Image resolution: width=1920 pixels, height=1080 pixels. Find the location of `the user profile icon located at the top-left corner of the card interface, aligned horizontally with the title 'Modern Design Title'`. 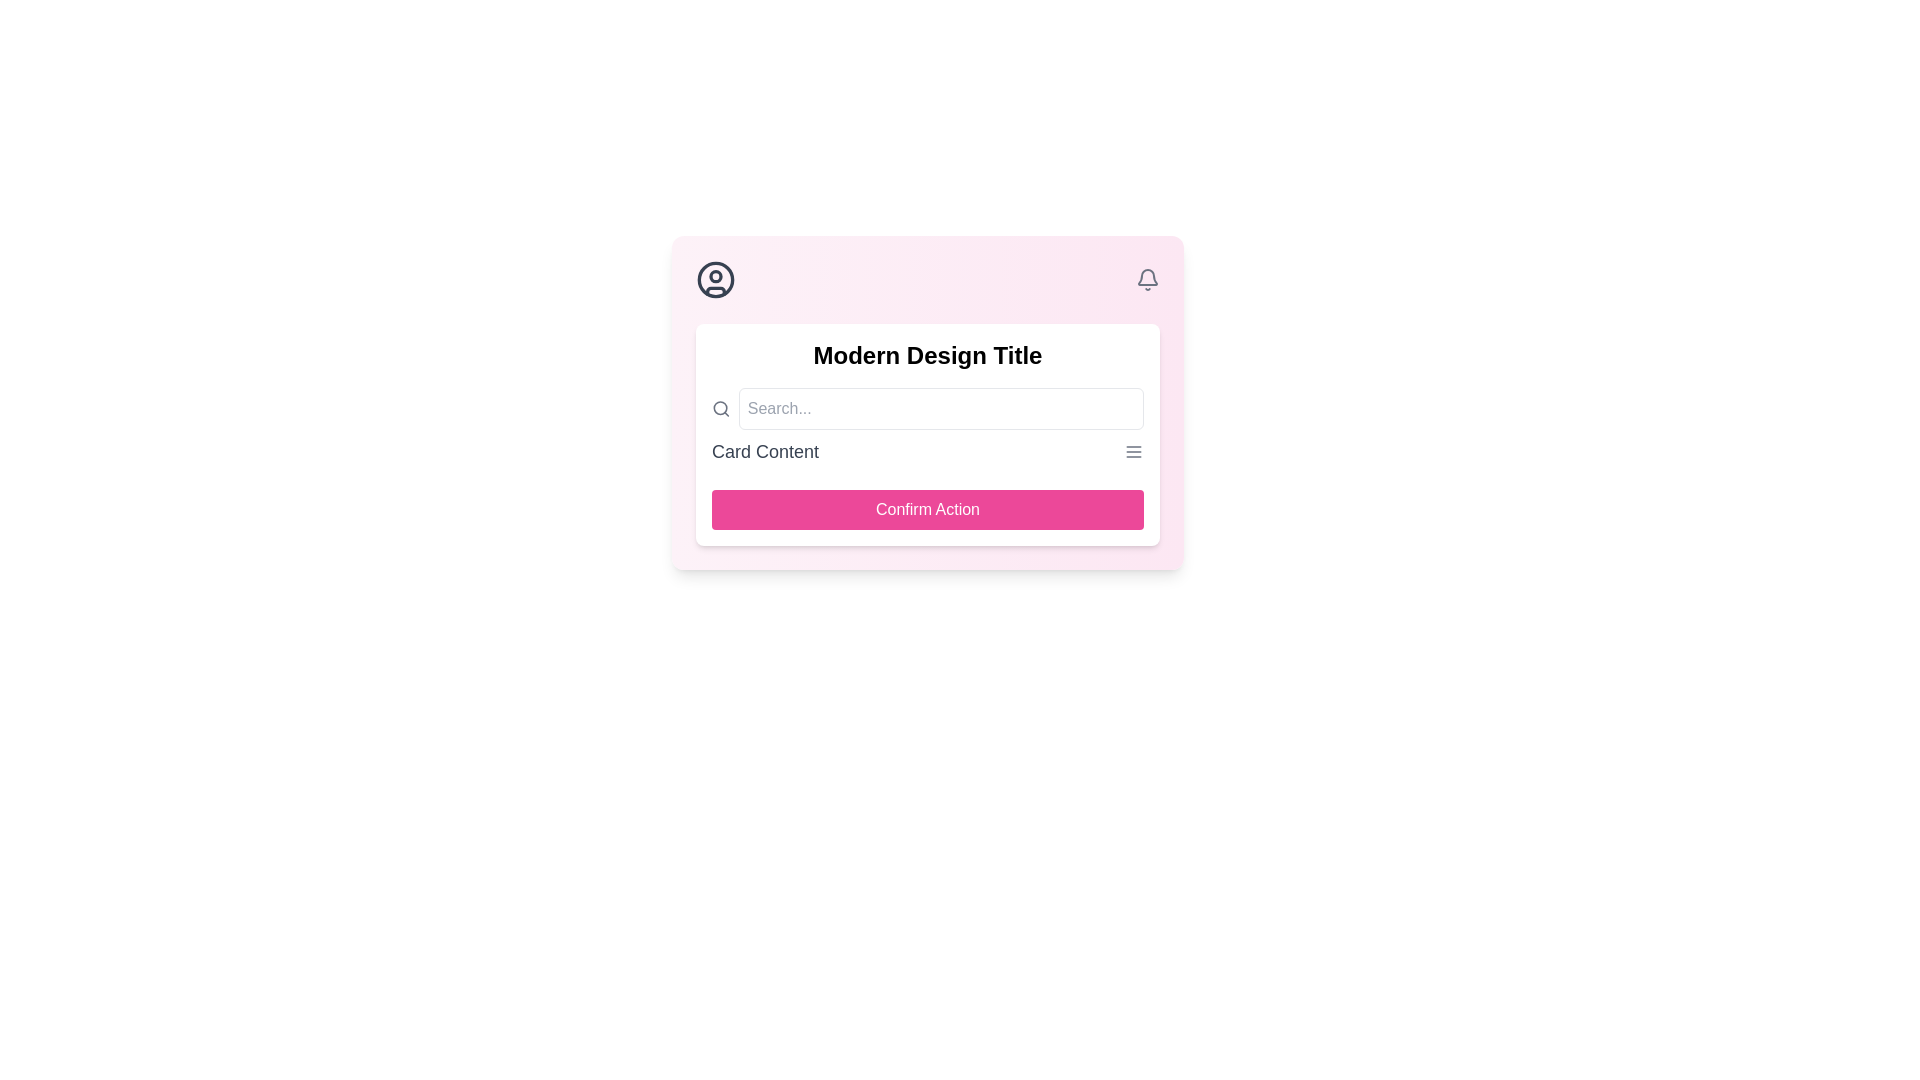

the user profile icon located at the top-left corner of the card interface, aligned horizontally with the title 'Modern Design Title' is located at coordinates (715, 280).